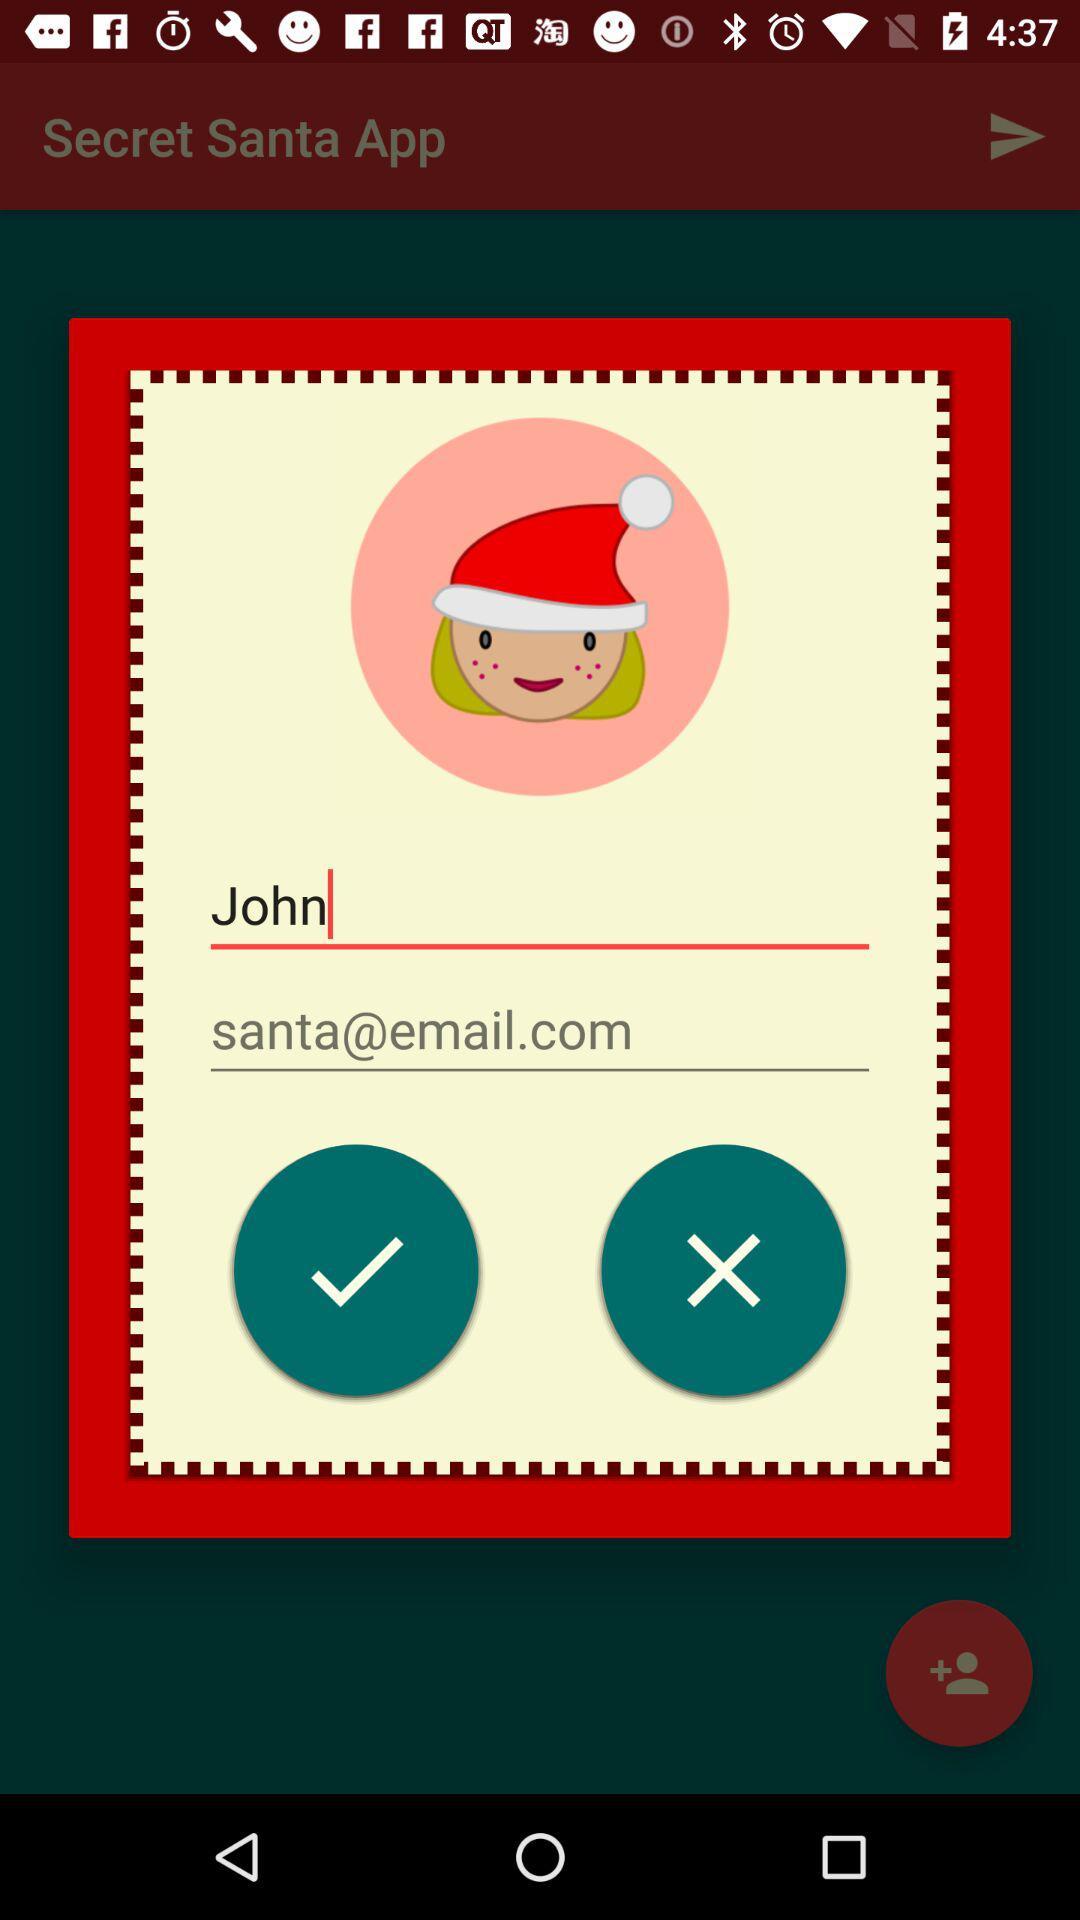 This screenshot has height=1920, width=1080. What do you see at coordinates (540, 1029) in the screenshot?
I see `insert email adress` at bounding box center [540, 1029].